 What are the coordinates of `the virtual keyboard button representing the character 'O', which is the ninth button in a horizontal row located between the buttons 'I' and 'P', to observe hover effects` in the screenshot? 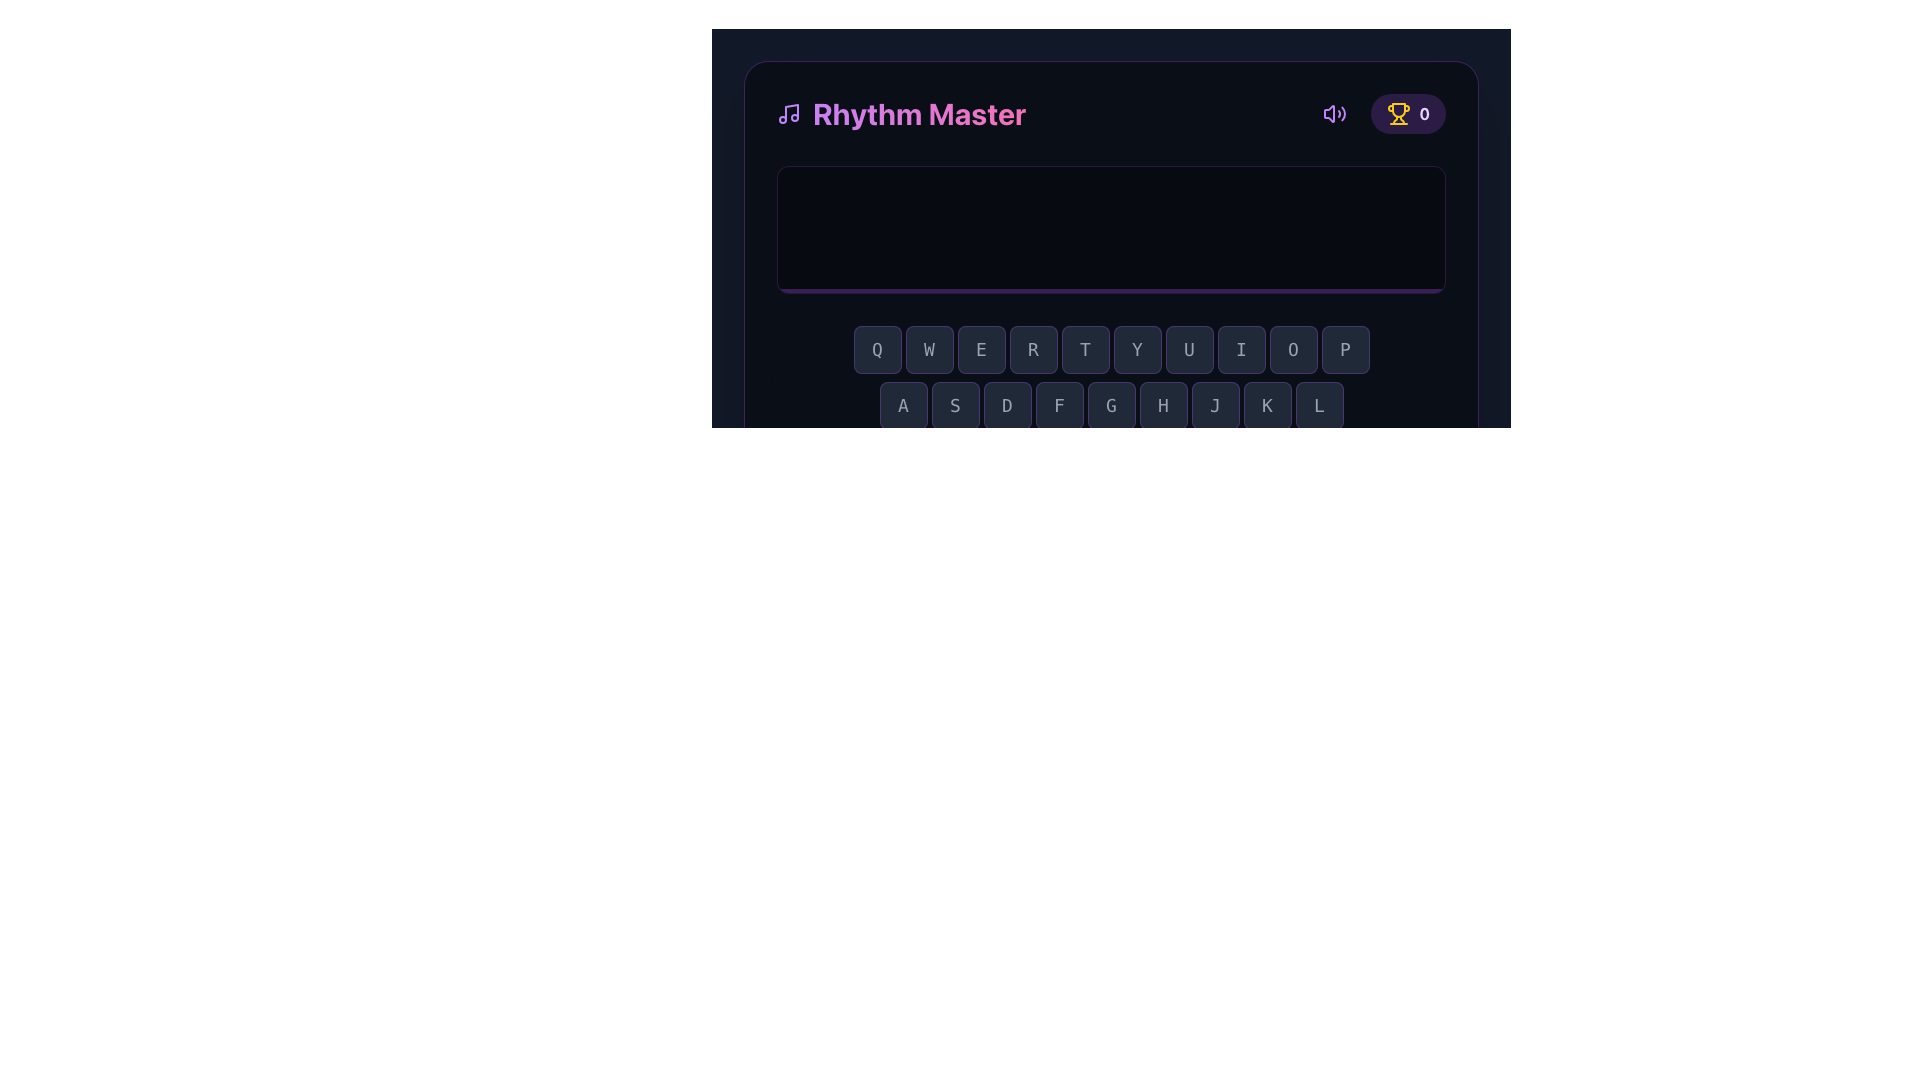 It's located at (1293, 349).